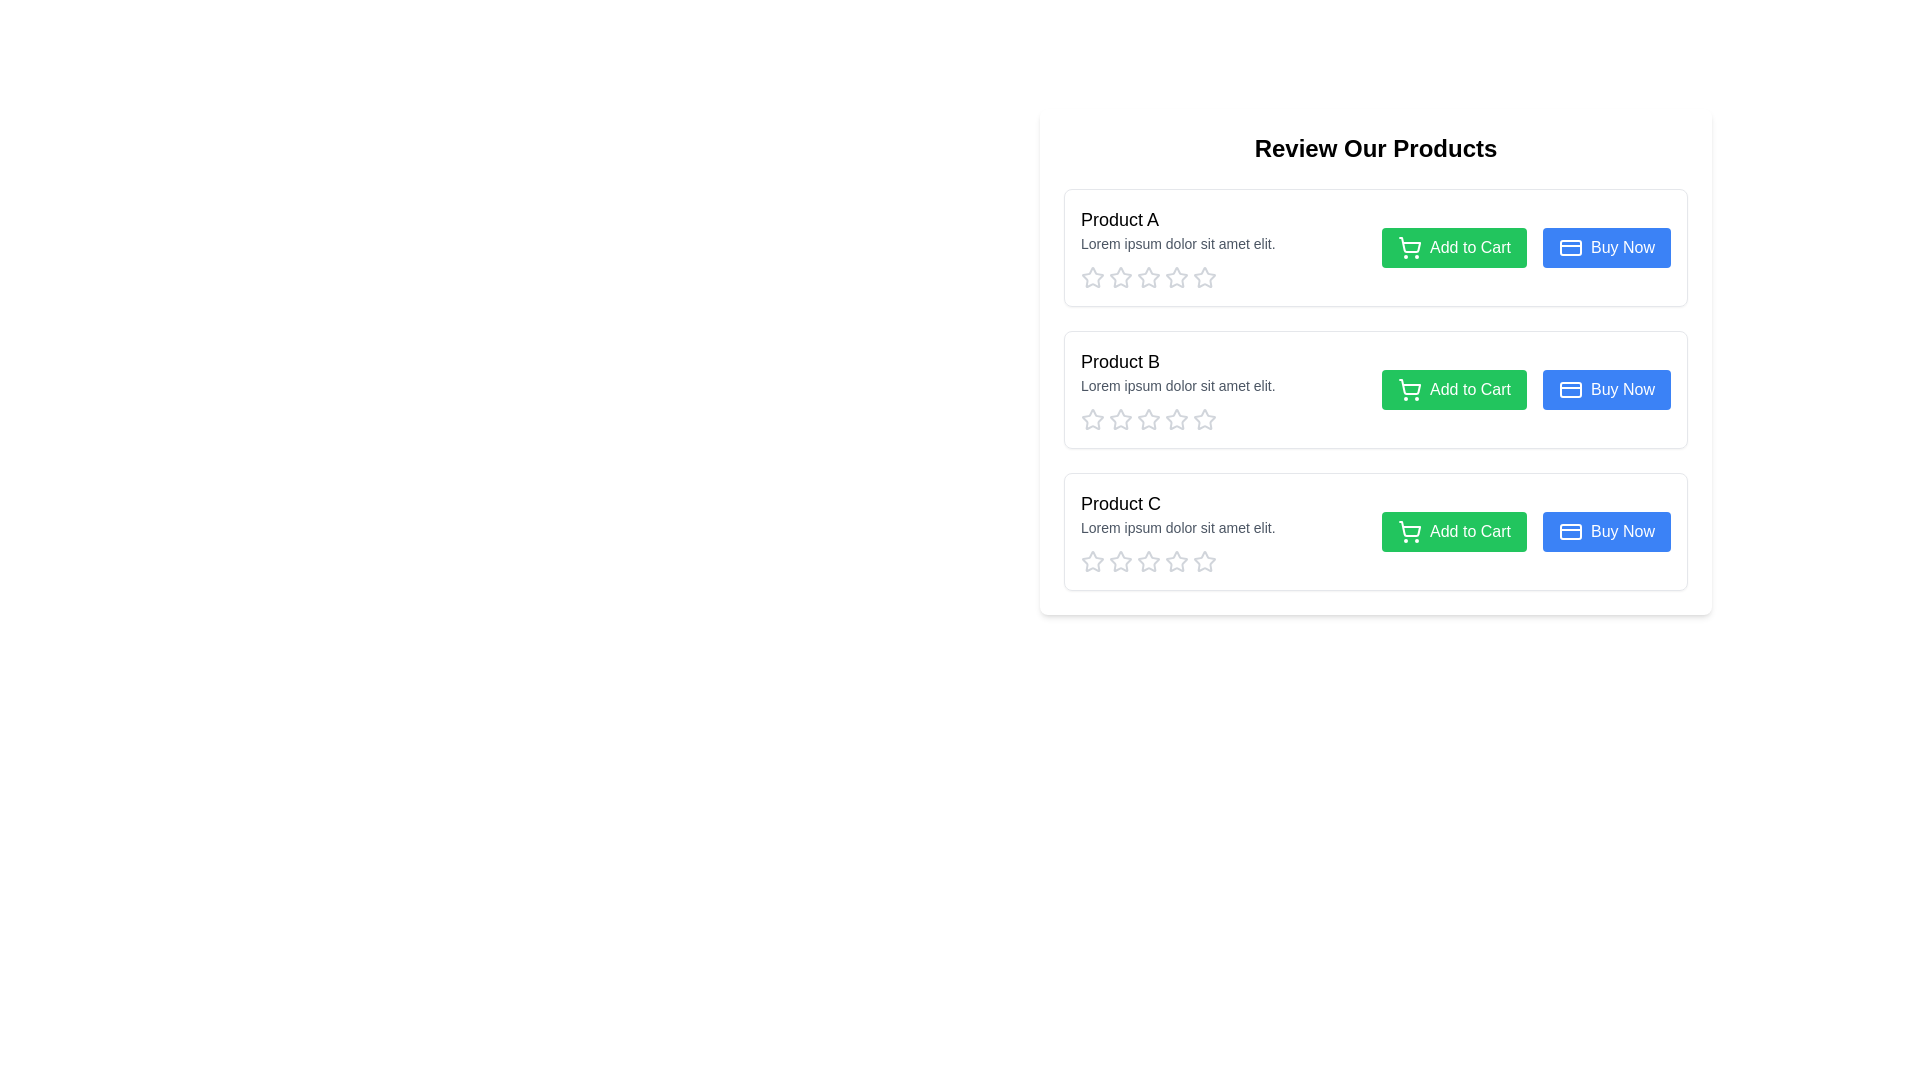  Describe the element at coordinates (1148, 419) in the screenshot. I see `the third clickable star icon in the rating system for 'Product B'` at that location.